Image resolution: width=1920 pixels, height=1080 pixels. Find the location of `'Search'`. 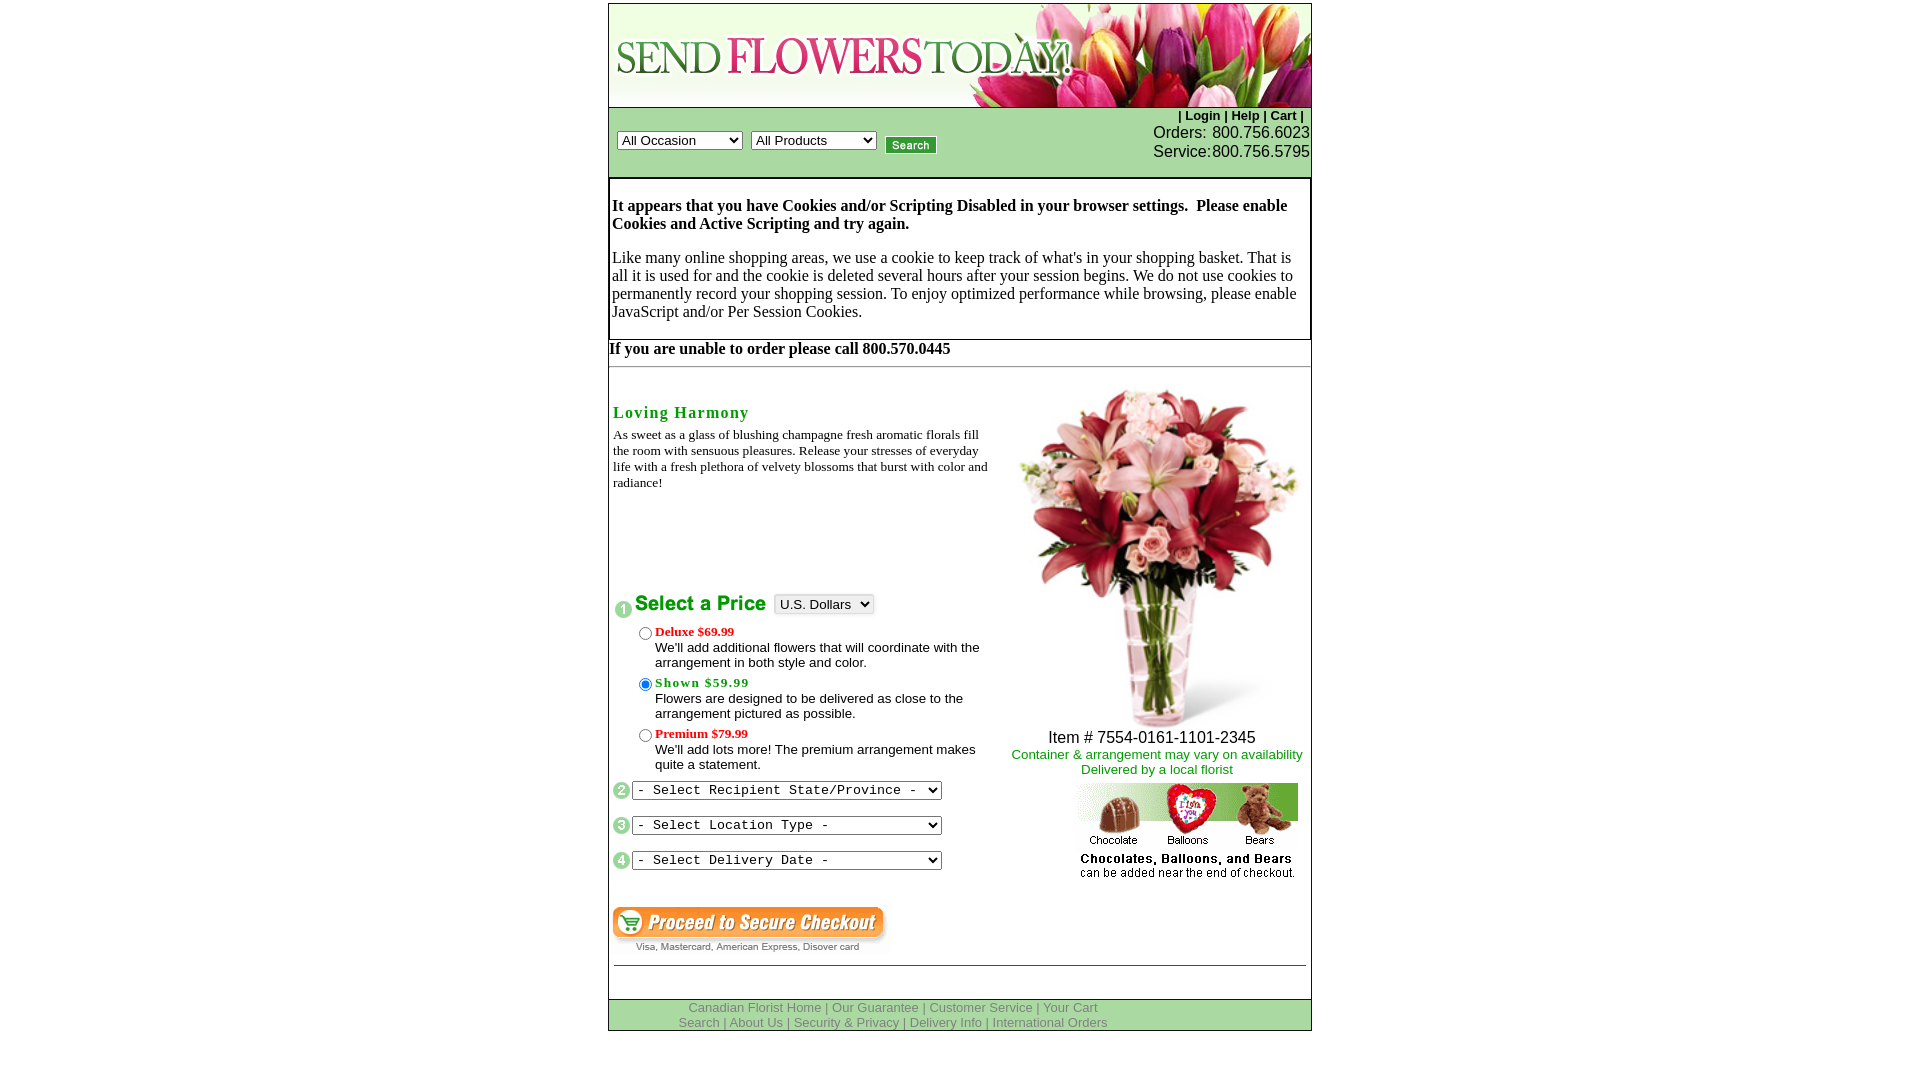

'Search' is located at coordinates (698, 1022).